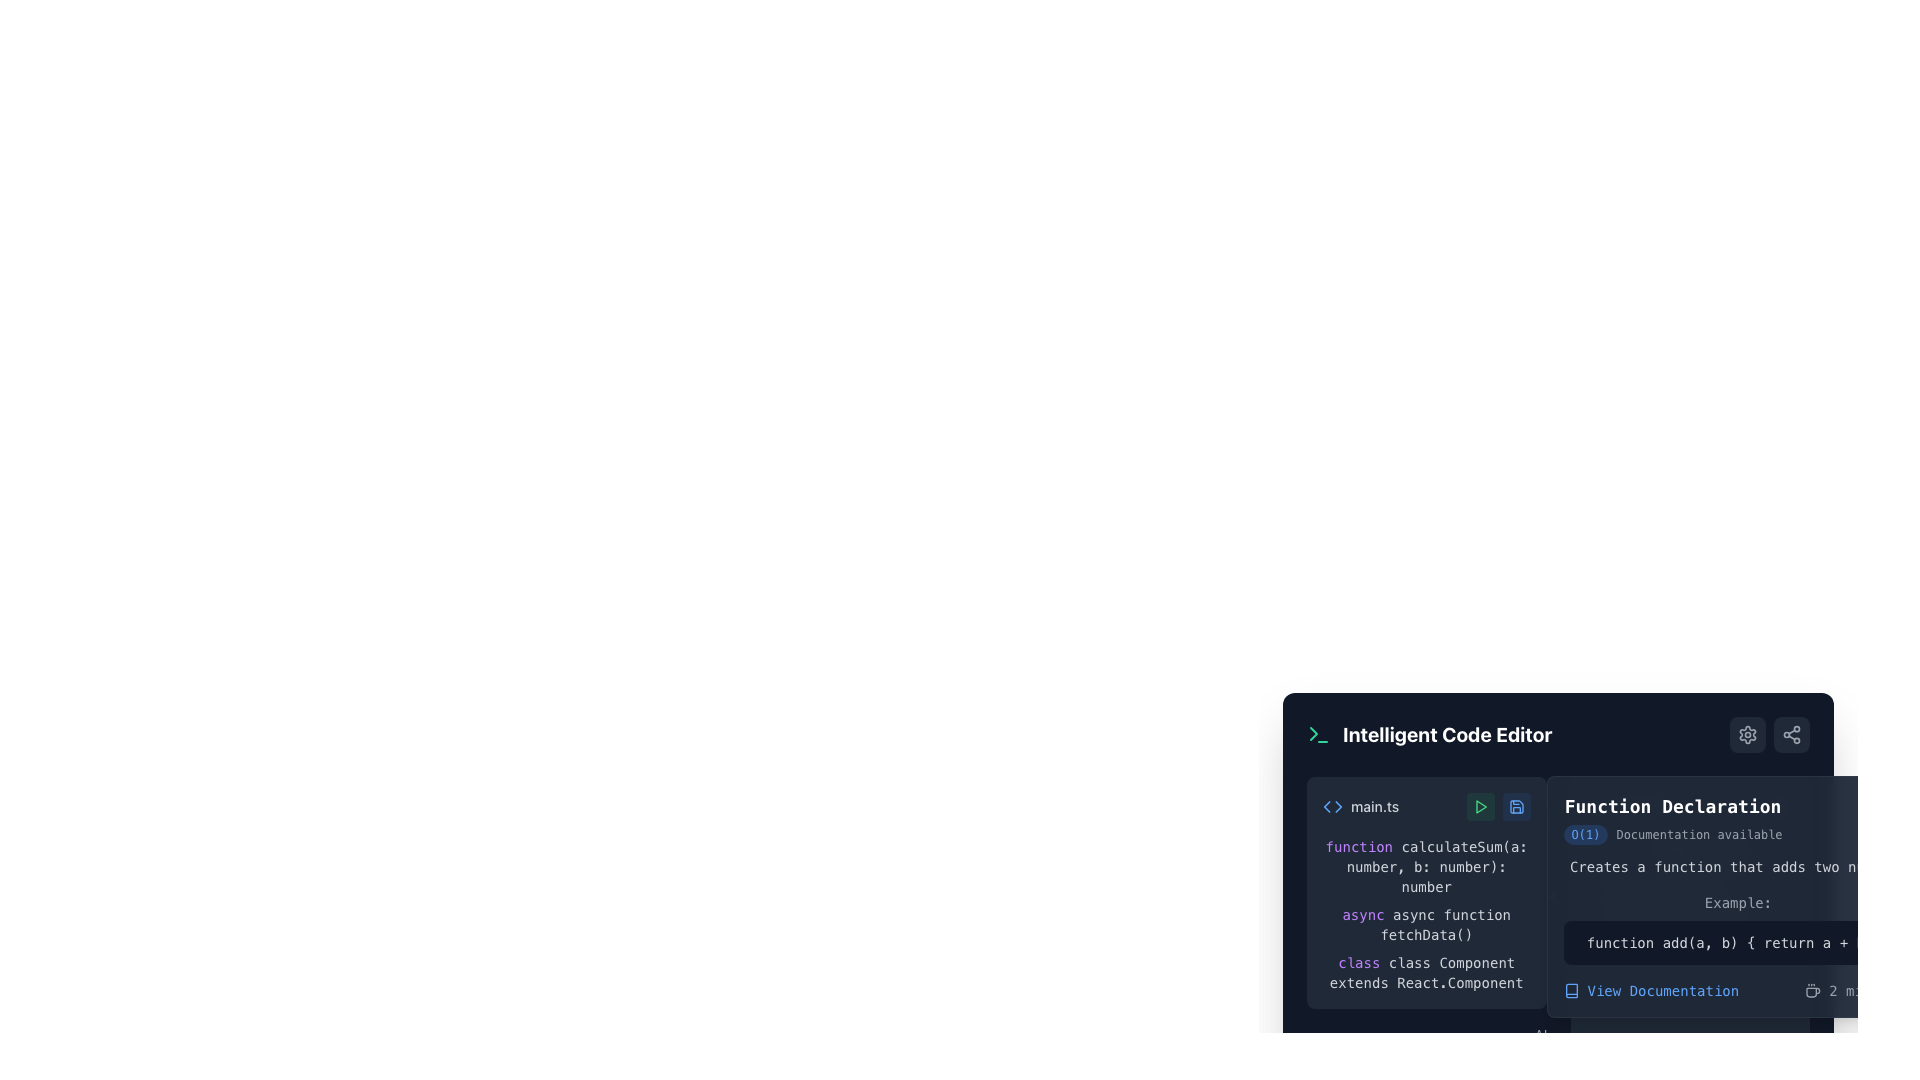 This screenshot has width=1920, height=1080. Describe the element at coordinates (1737, 929) in the screenshot. I see `the code text from the Rich text content styled in a dark theme that contains the code snippet 'function add(a, b) { return a + b; }' within the pop-up tooltip labeled 'Function Declaration'` at that location.